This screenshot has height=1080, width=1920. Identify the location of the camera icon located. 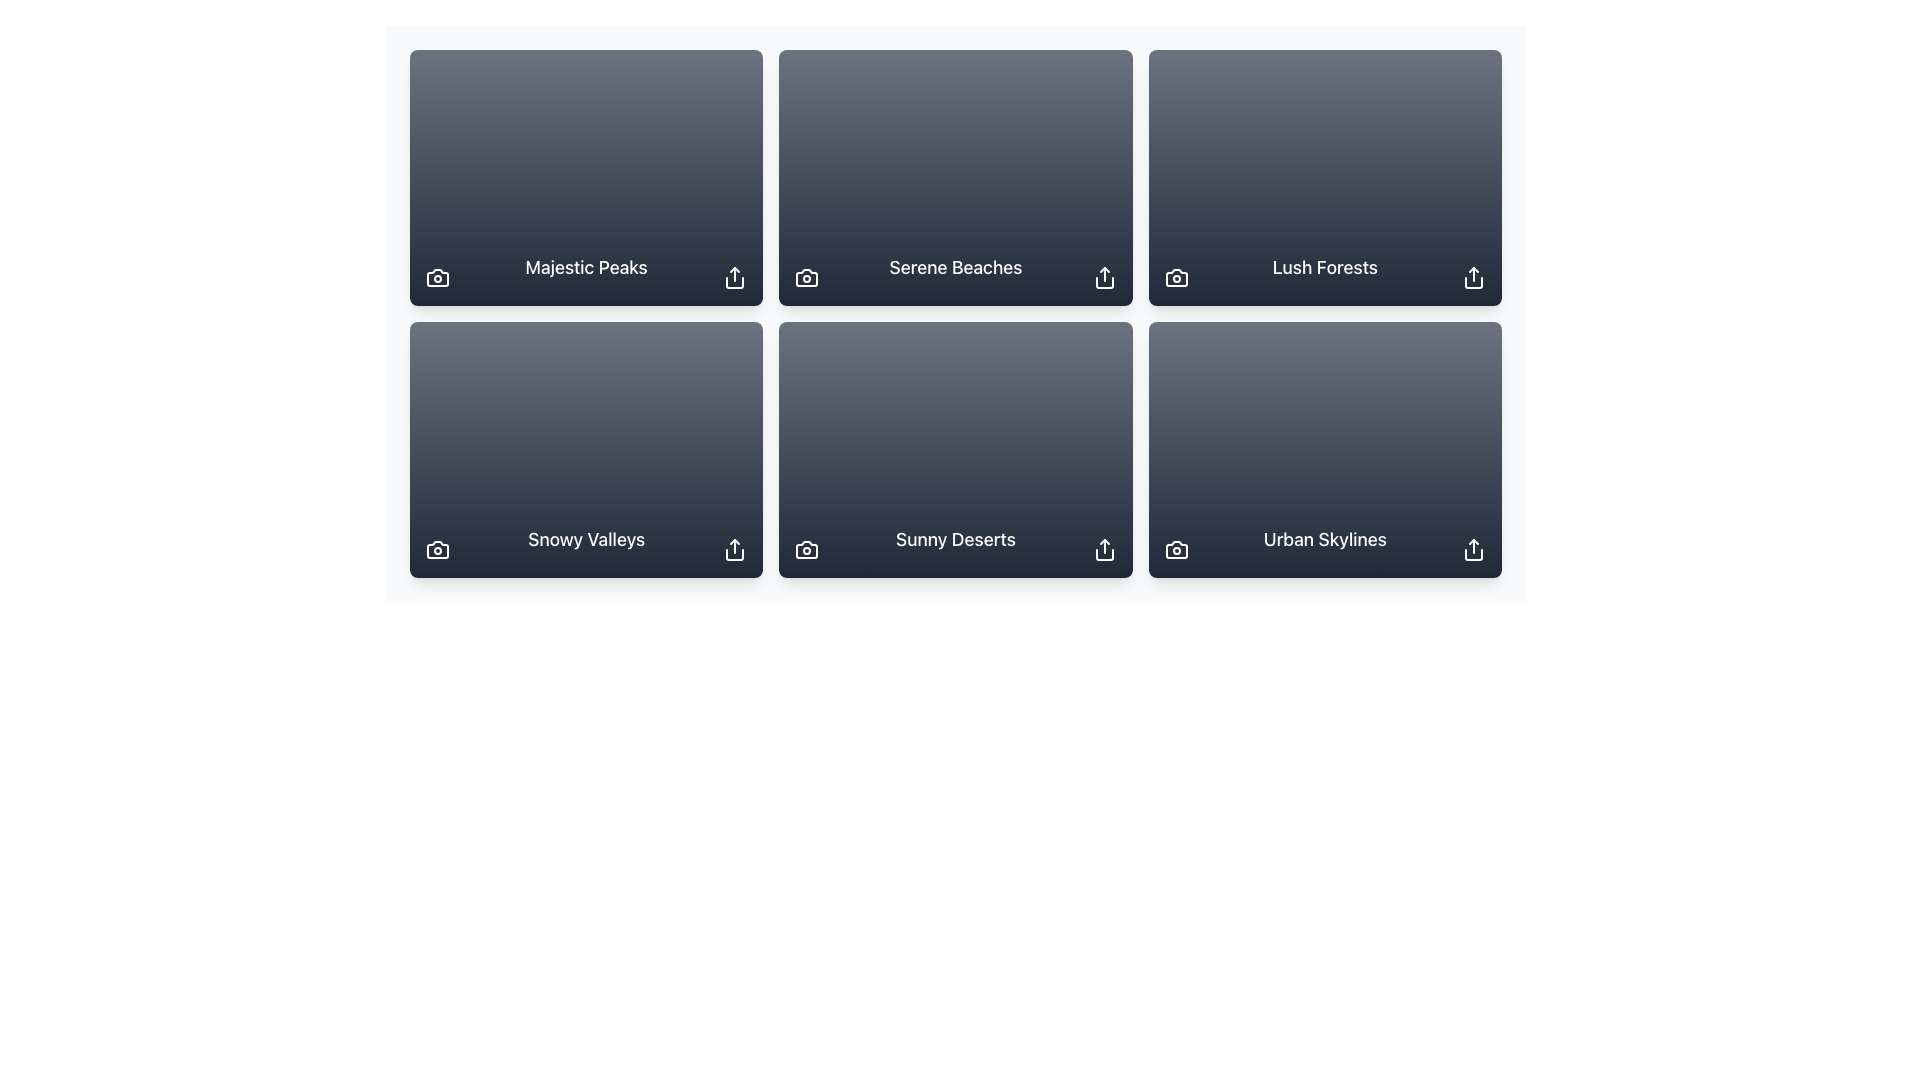
(807, 277).